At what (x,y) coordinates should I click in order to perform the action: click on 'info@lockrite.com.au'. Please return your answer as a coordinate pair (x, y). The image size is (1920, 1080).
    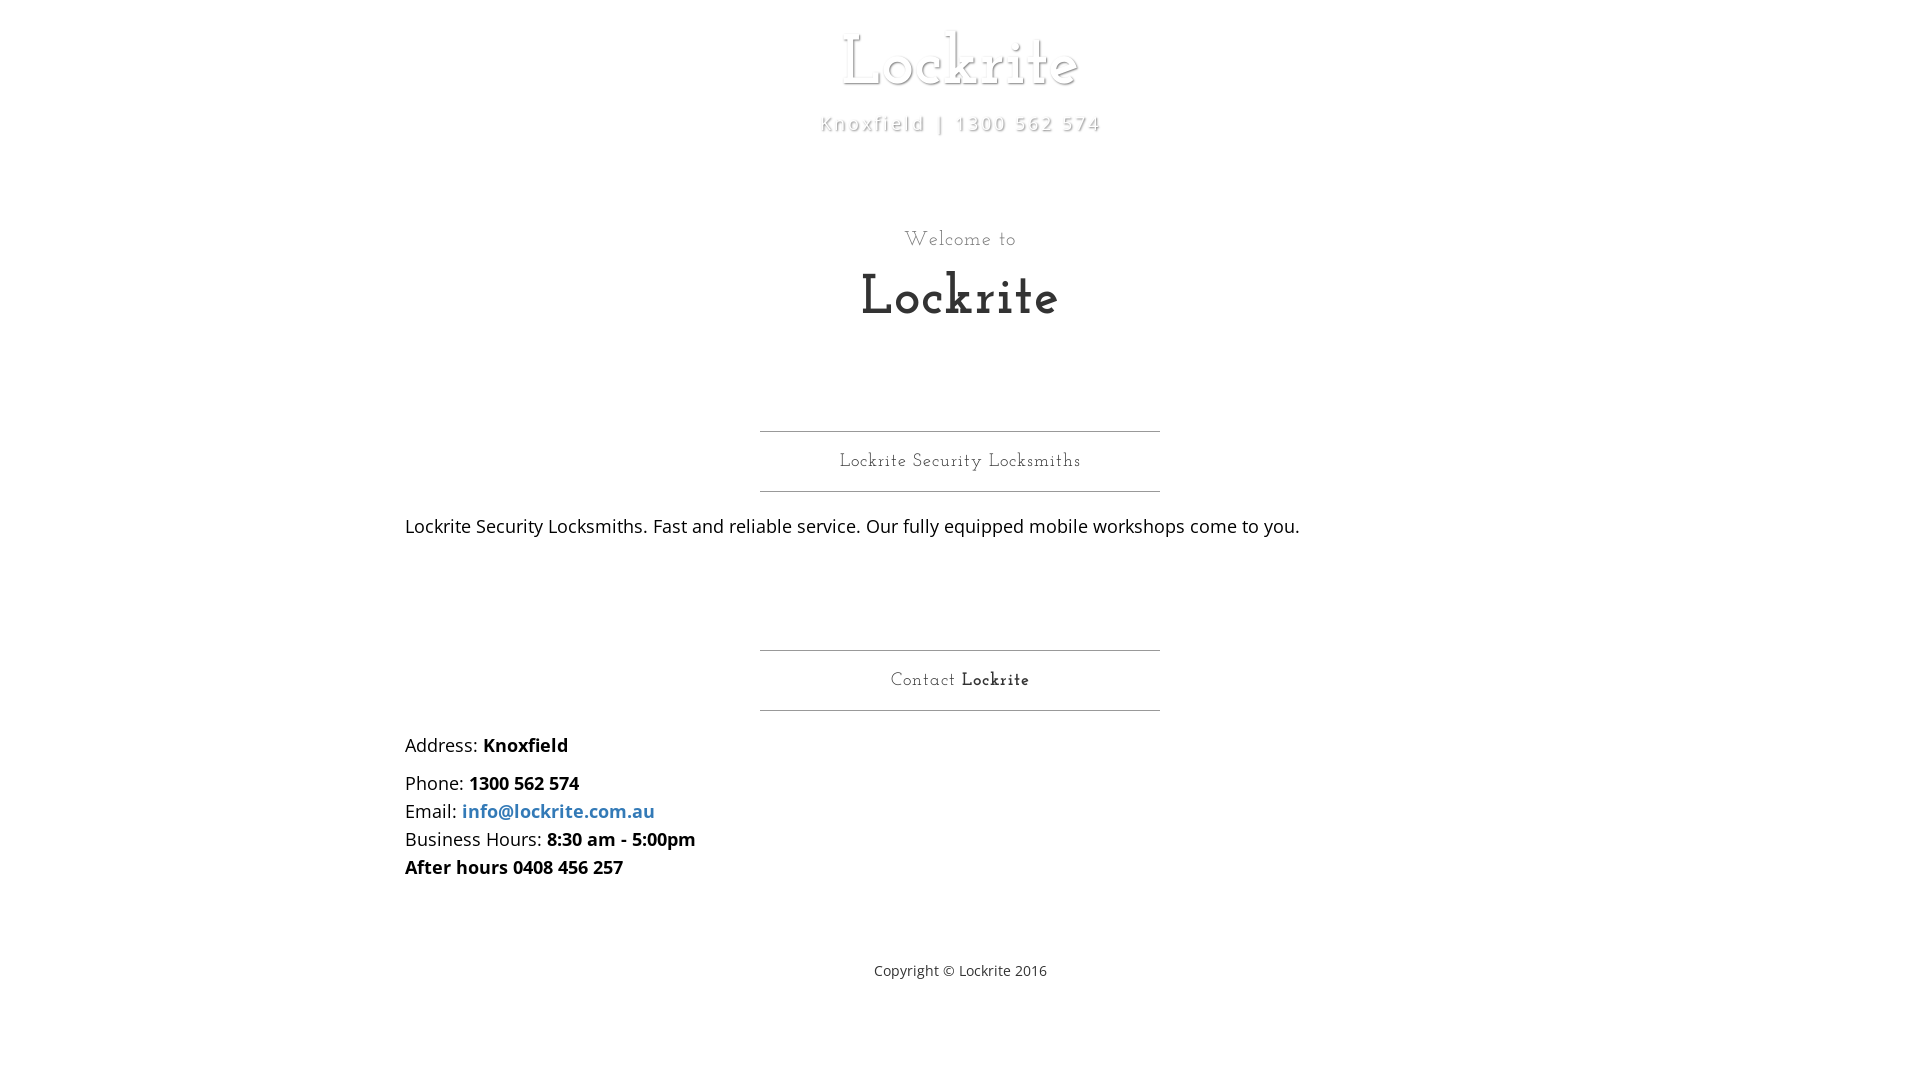
    Looking at the image, I should click on (558, 810).